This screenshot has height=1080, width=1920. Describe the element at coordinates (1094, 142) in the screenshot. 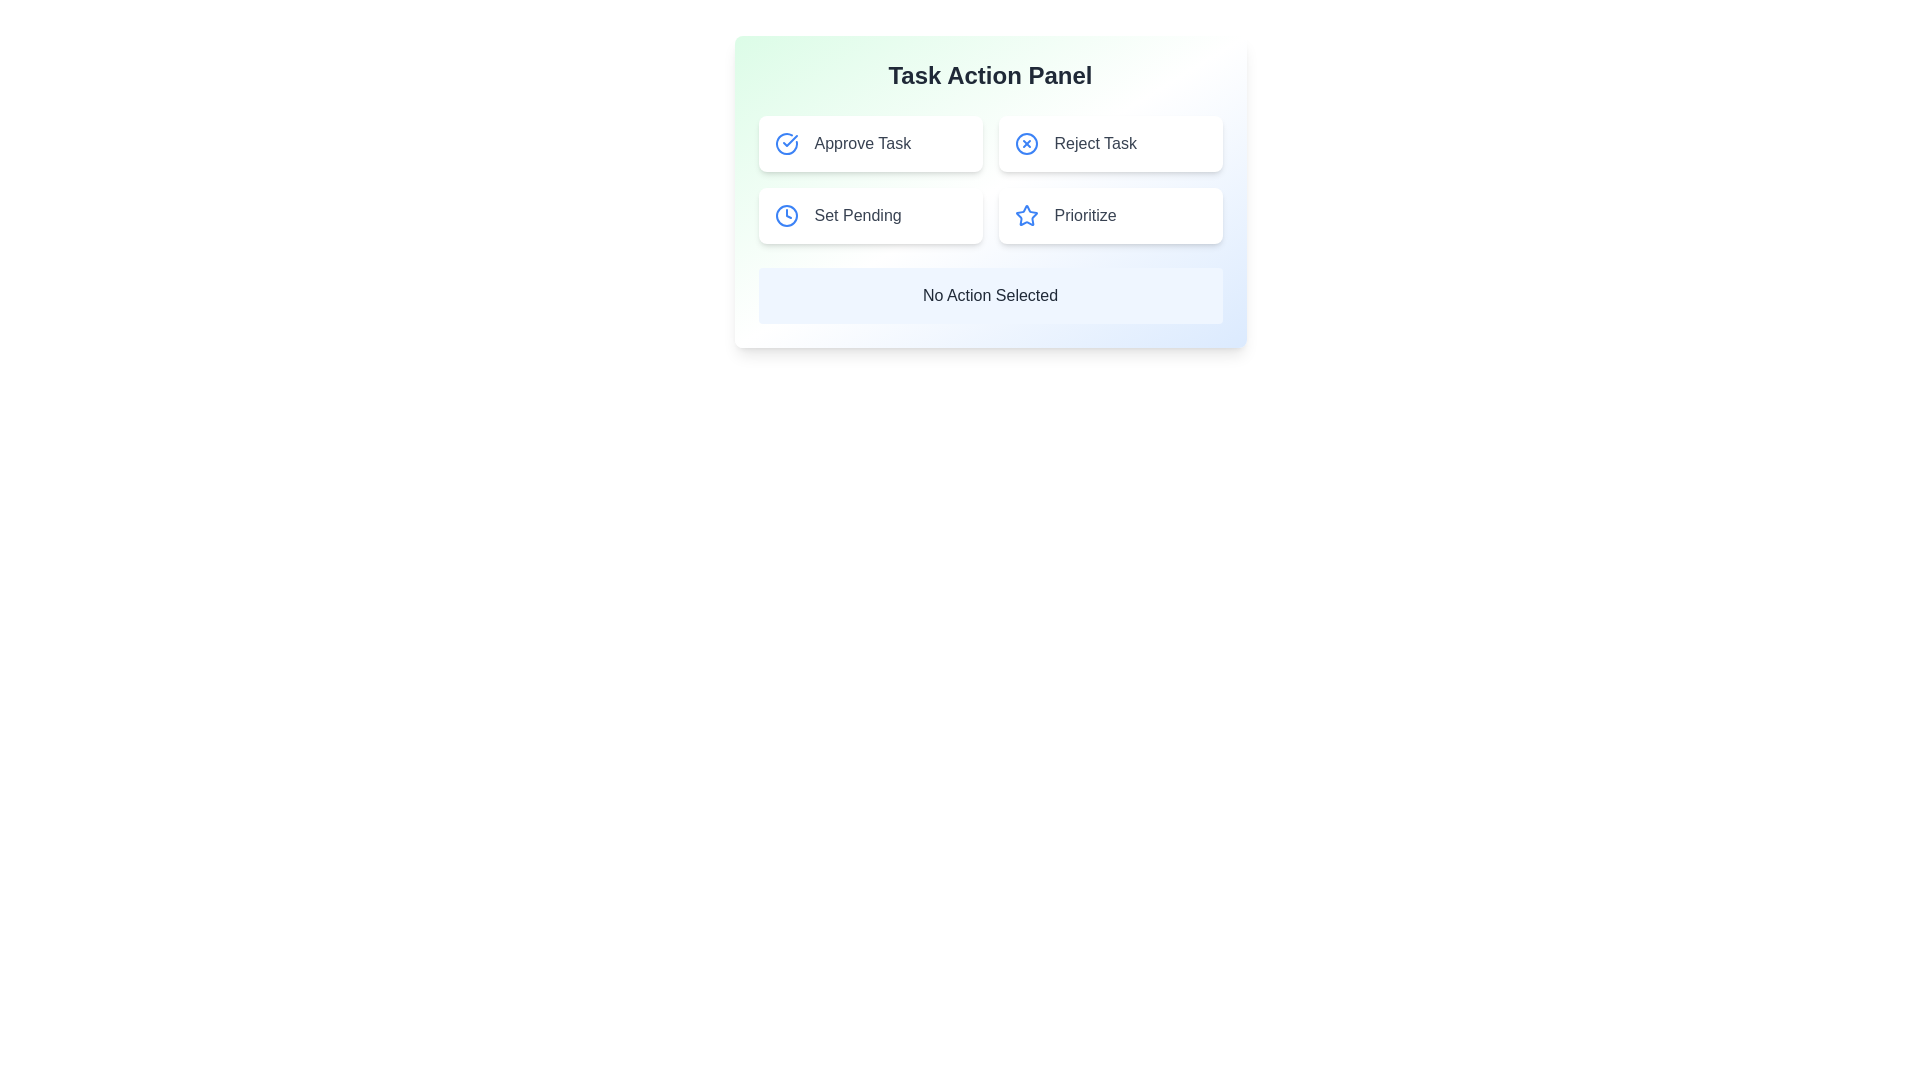

I see `the 'Reject Task' text label, which is styled in medium font weight and gray color, located in the top-right slot of a grid of buttons` at that location.